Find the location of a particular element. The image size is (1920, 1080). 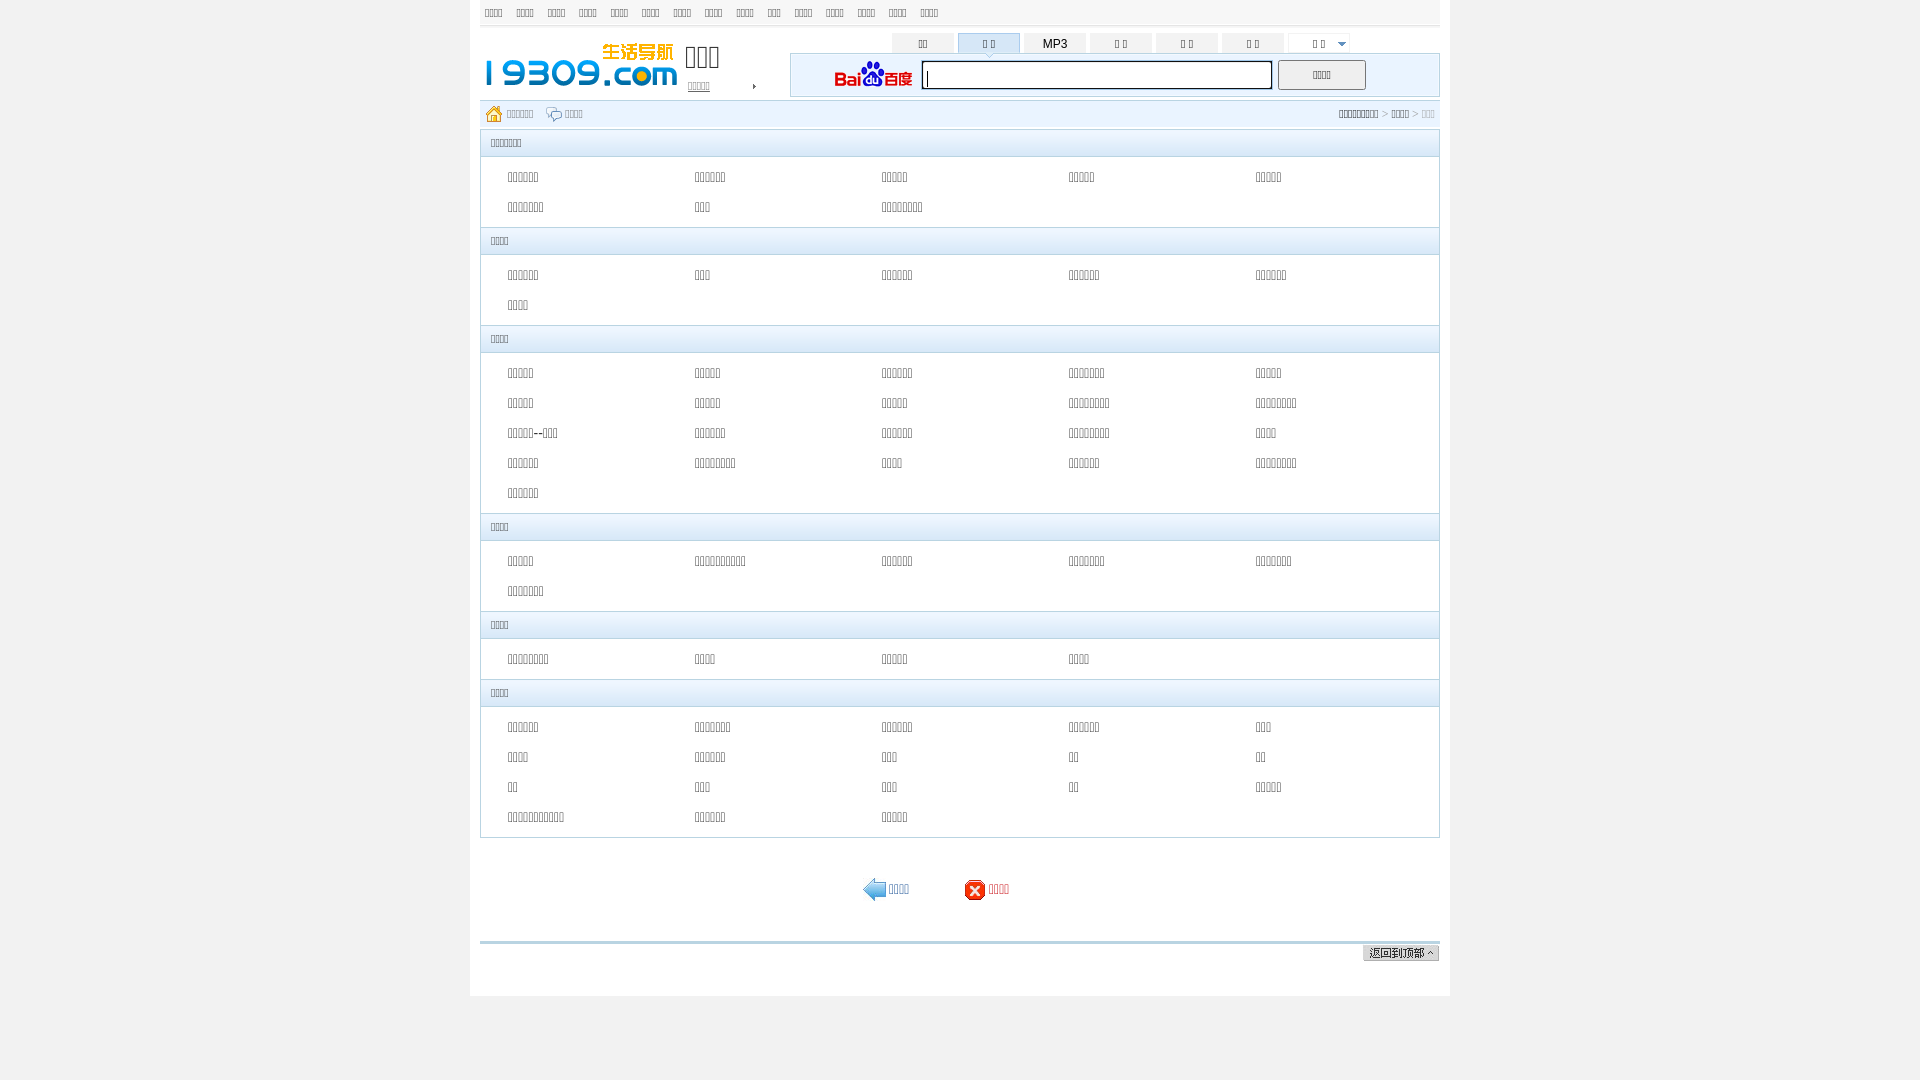

'MP3' is located at coordinates (1054, 42).